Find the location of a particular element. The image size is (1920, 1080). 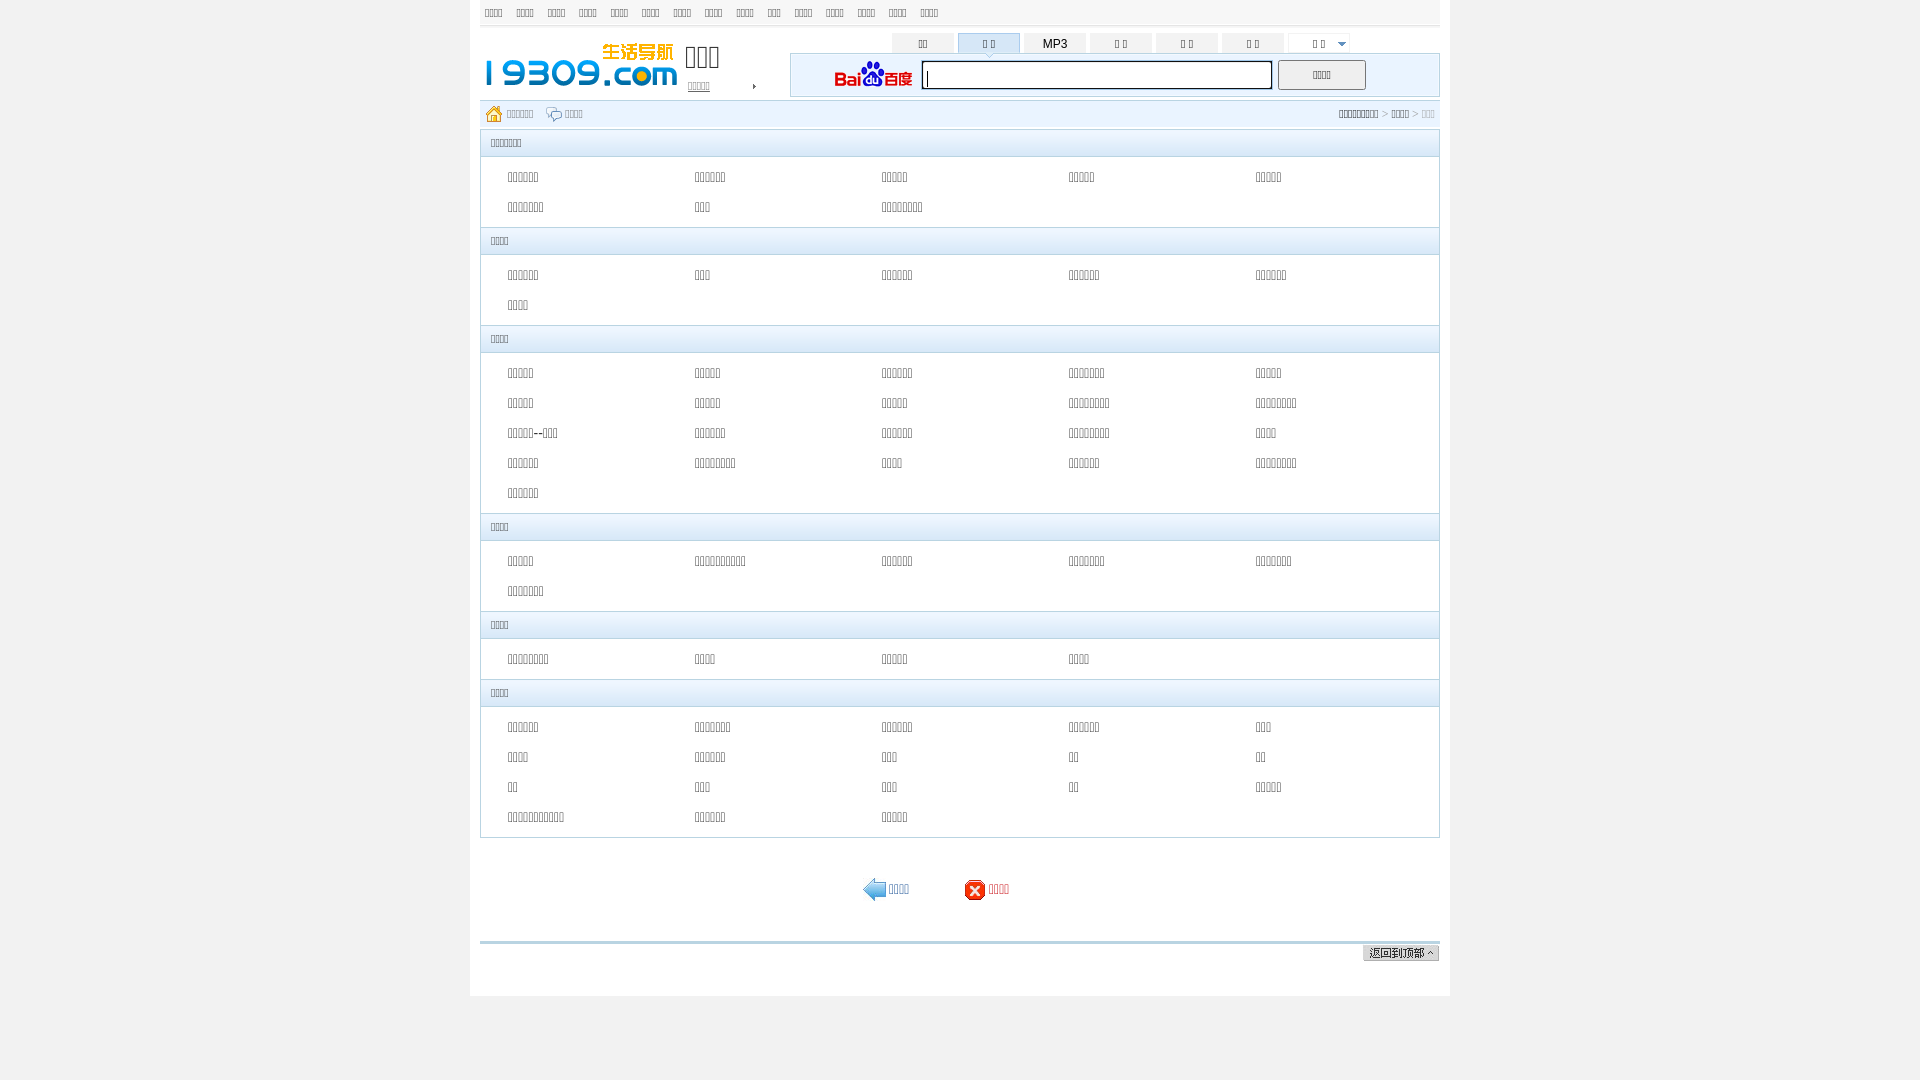

'MP3' is located at coordinates (1054, 42).